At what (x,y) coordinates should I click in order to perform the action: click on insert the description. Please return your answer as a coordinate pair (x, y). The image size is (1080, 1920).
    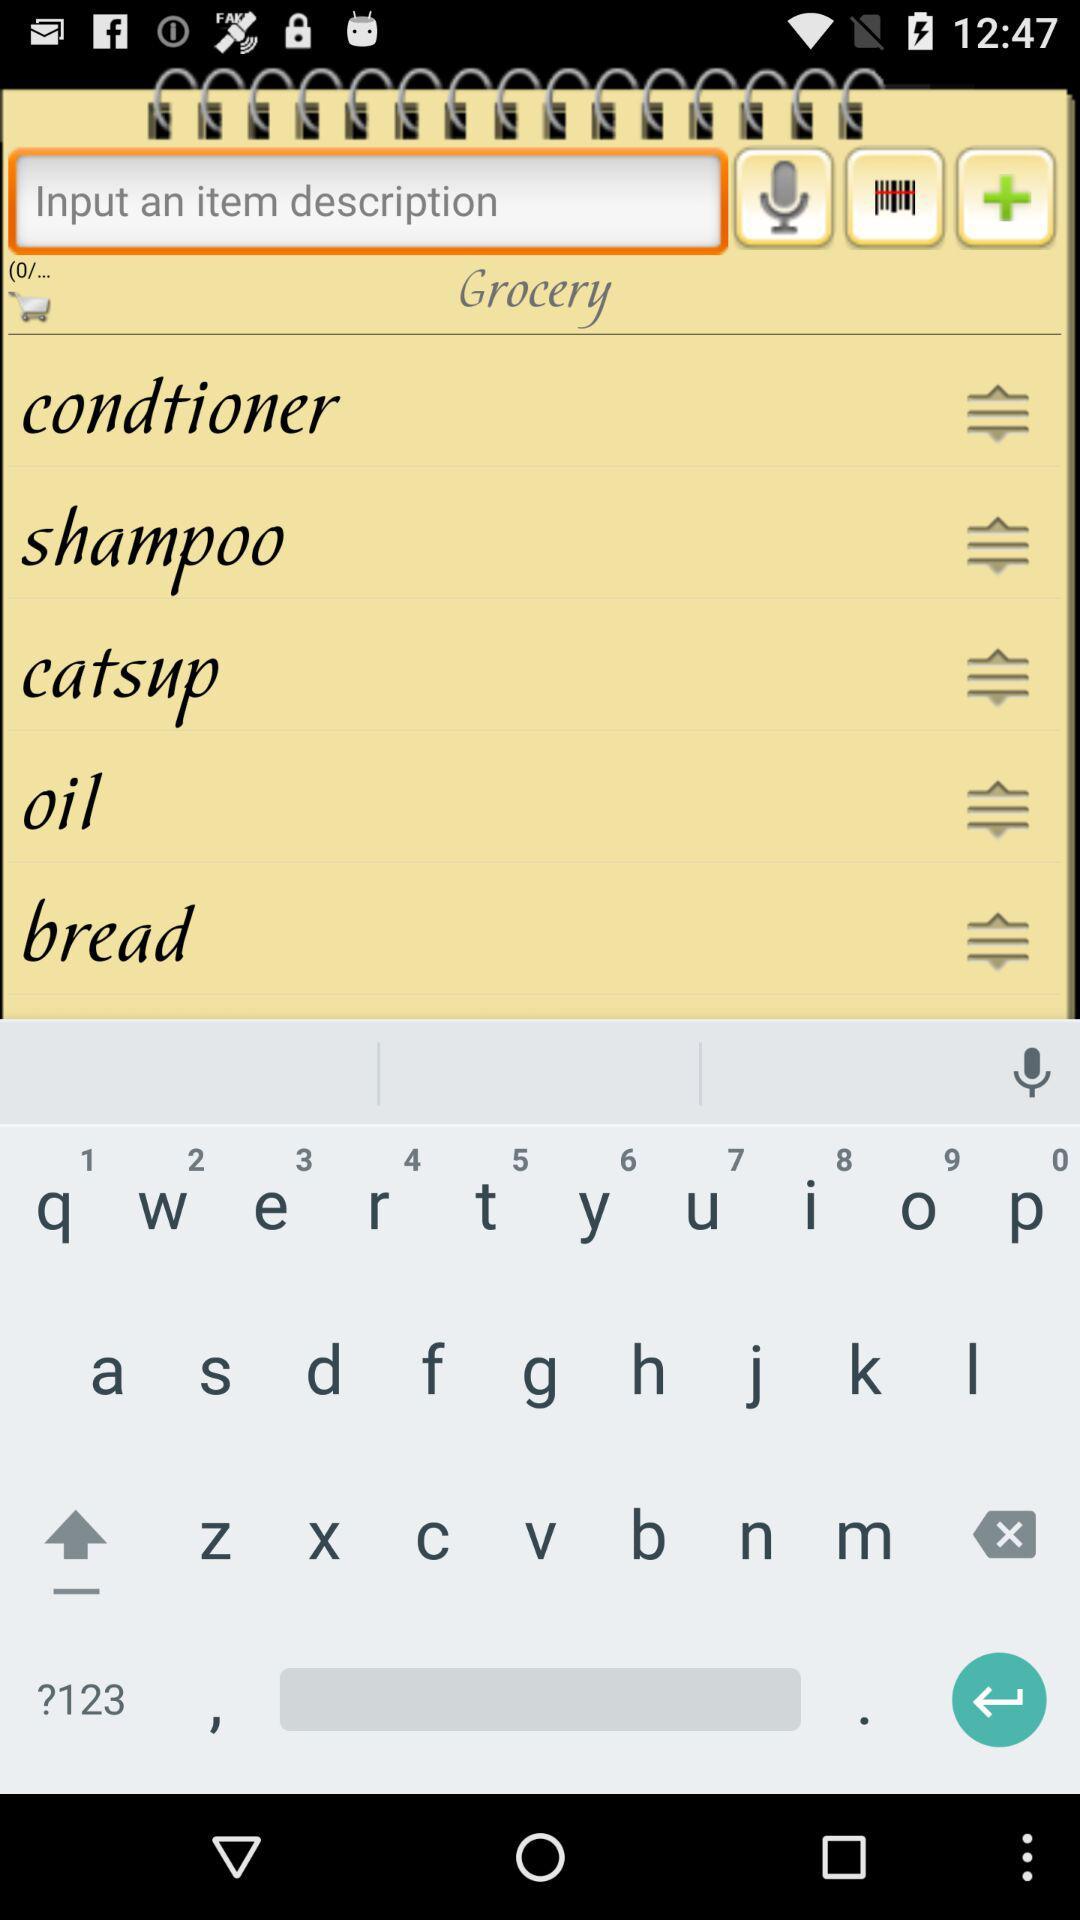
    Looking at the image, I should click on (368, 199).